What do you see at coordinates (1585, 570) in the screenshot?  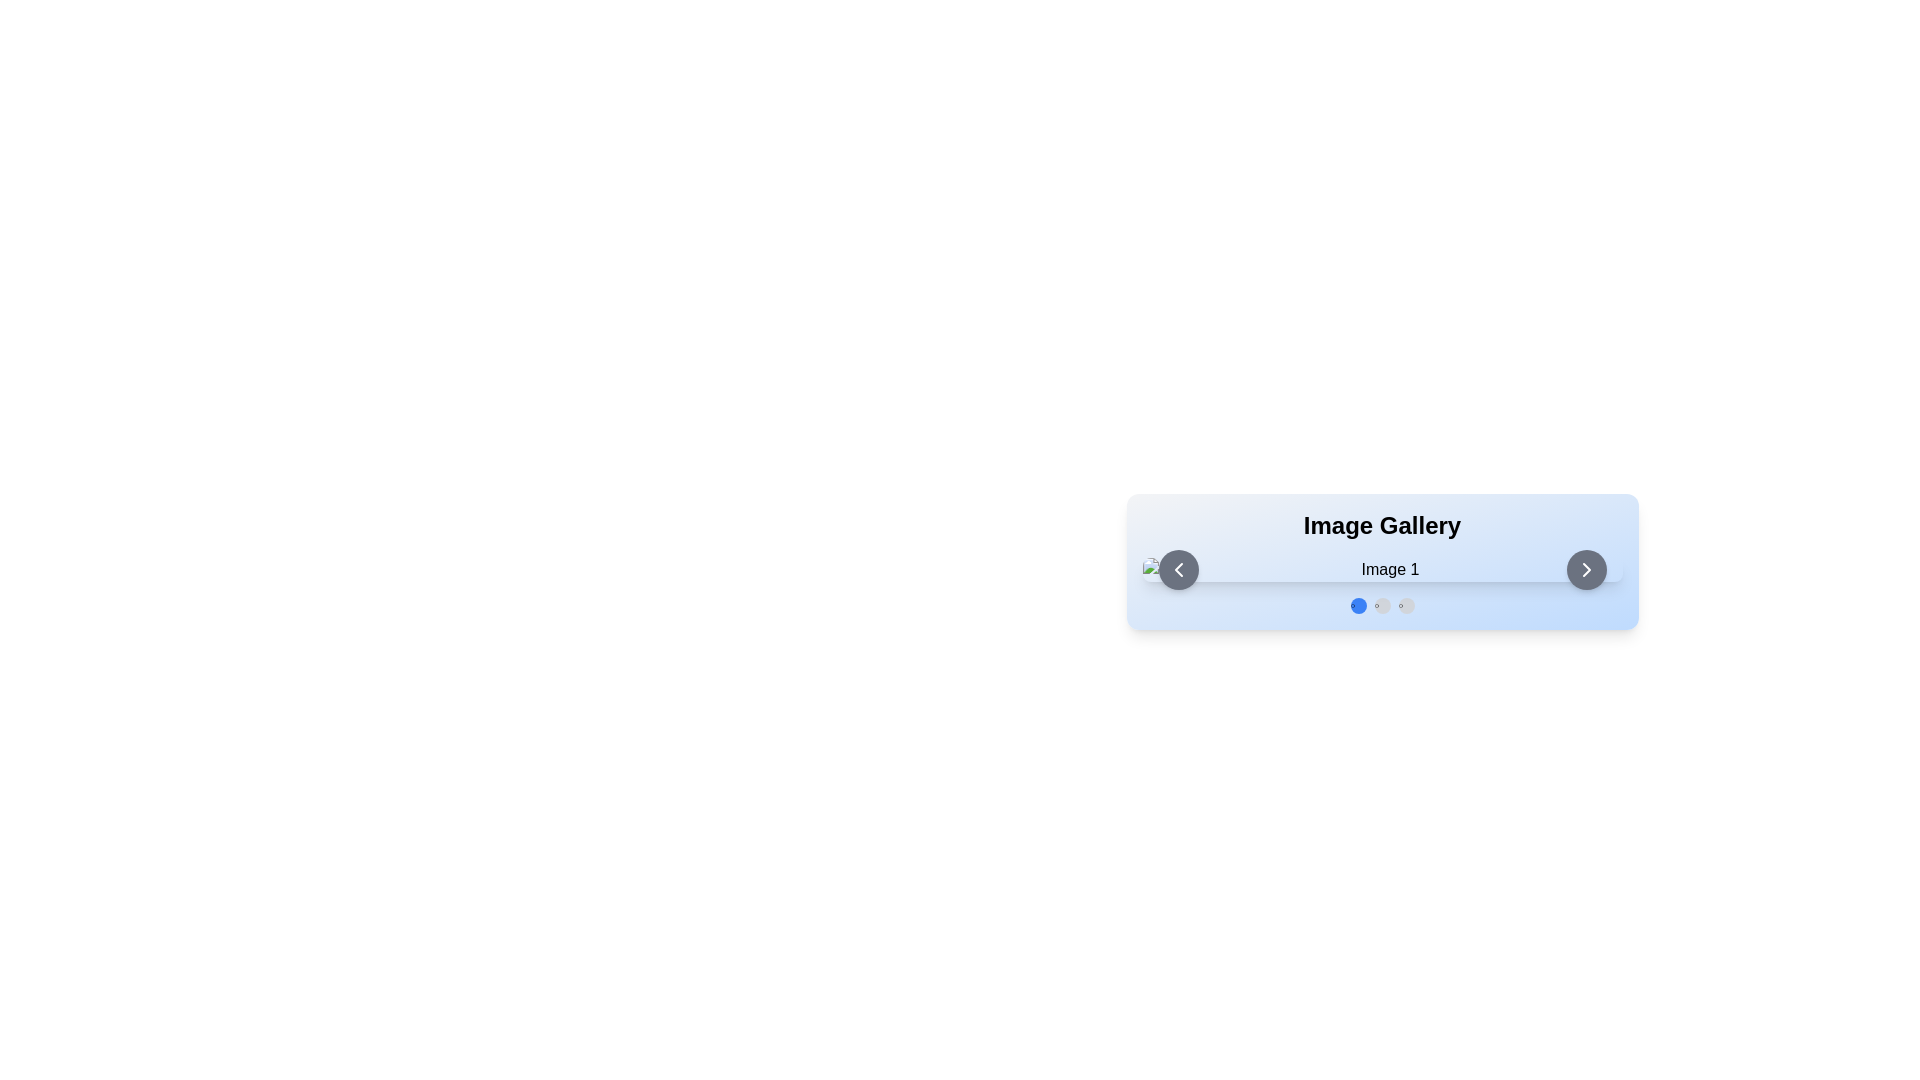 I see `the circular button with a dark gray background and a white rightward arrow icon` at bounding box center [1585, 570].